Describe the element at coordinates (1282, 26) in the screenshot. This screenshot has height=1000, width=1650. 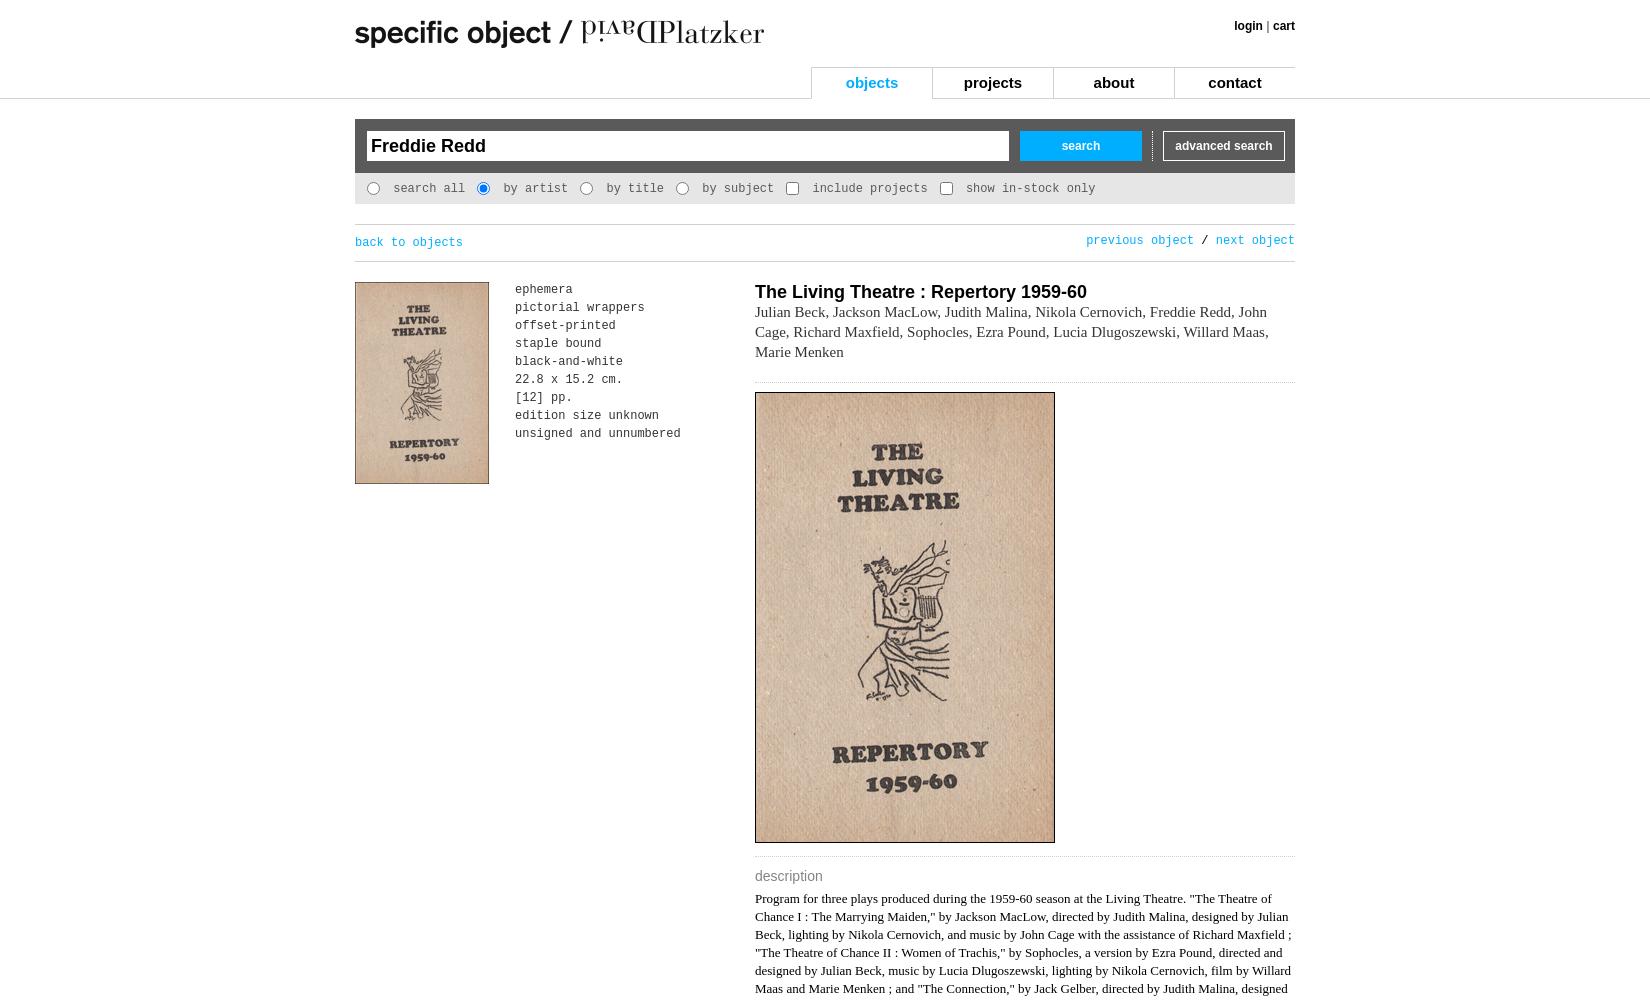
I see `'cart'` at that location.